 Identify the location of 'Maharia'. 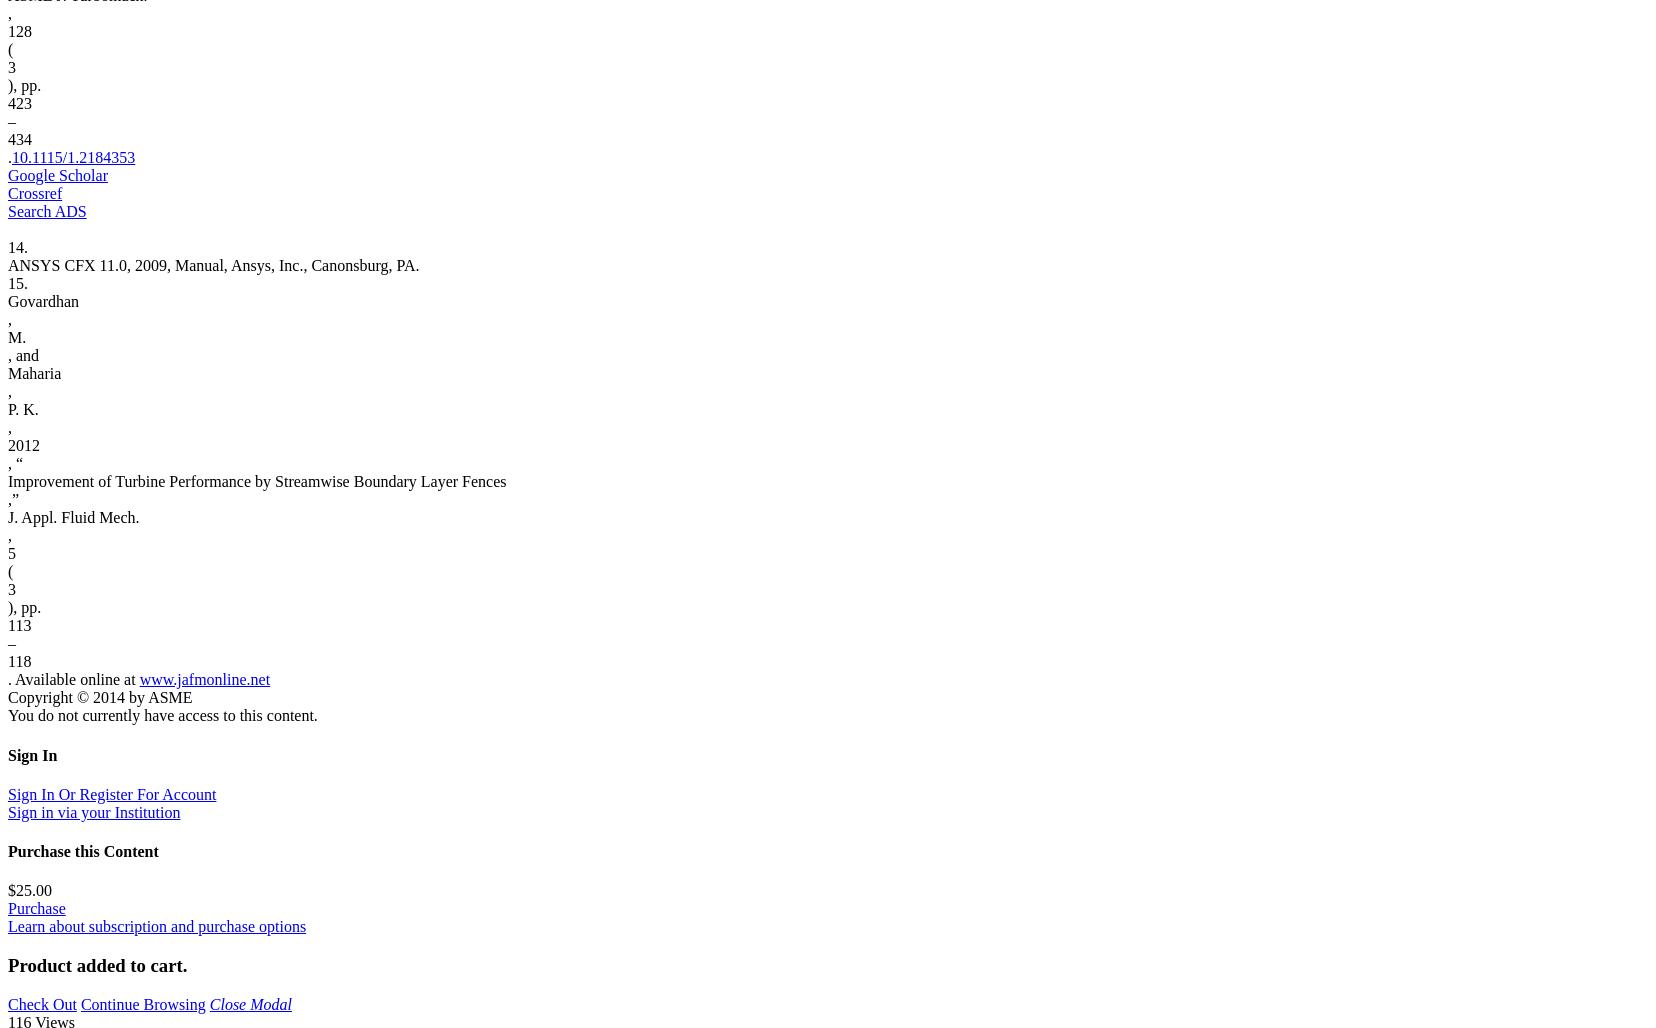
(33, 372).